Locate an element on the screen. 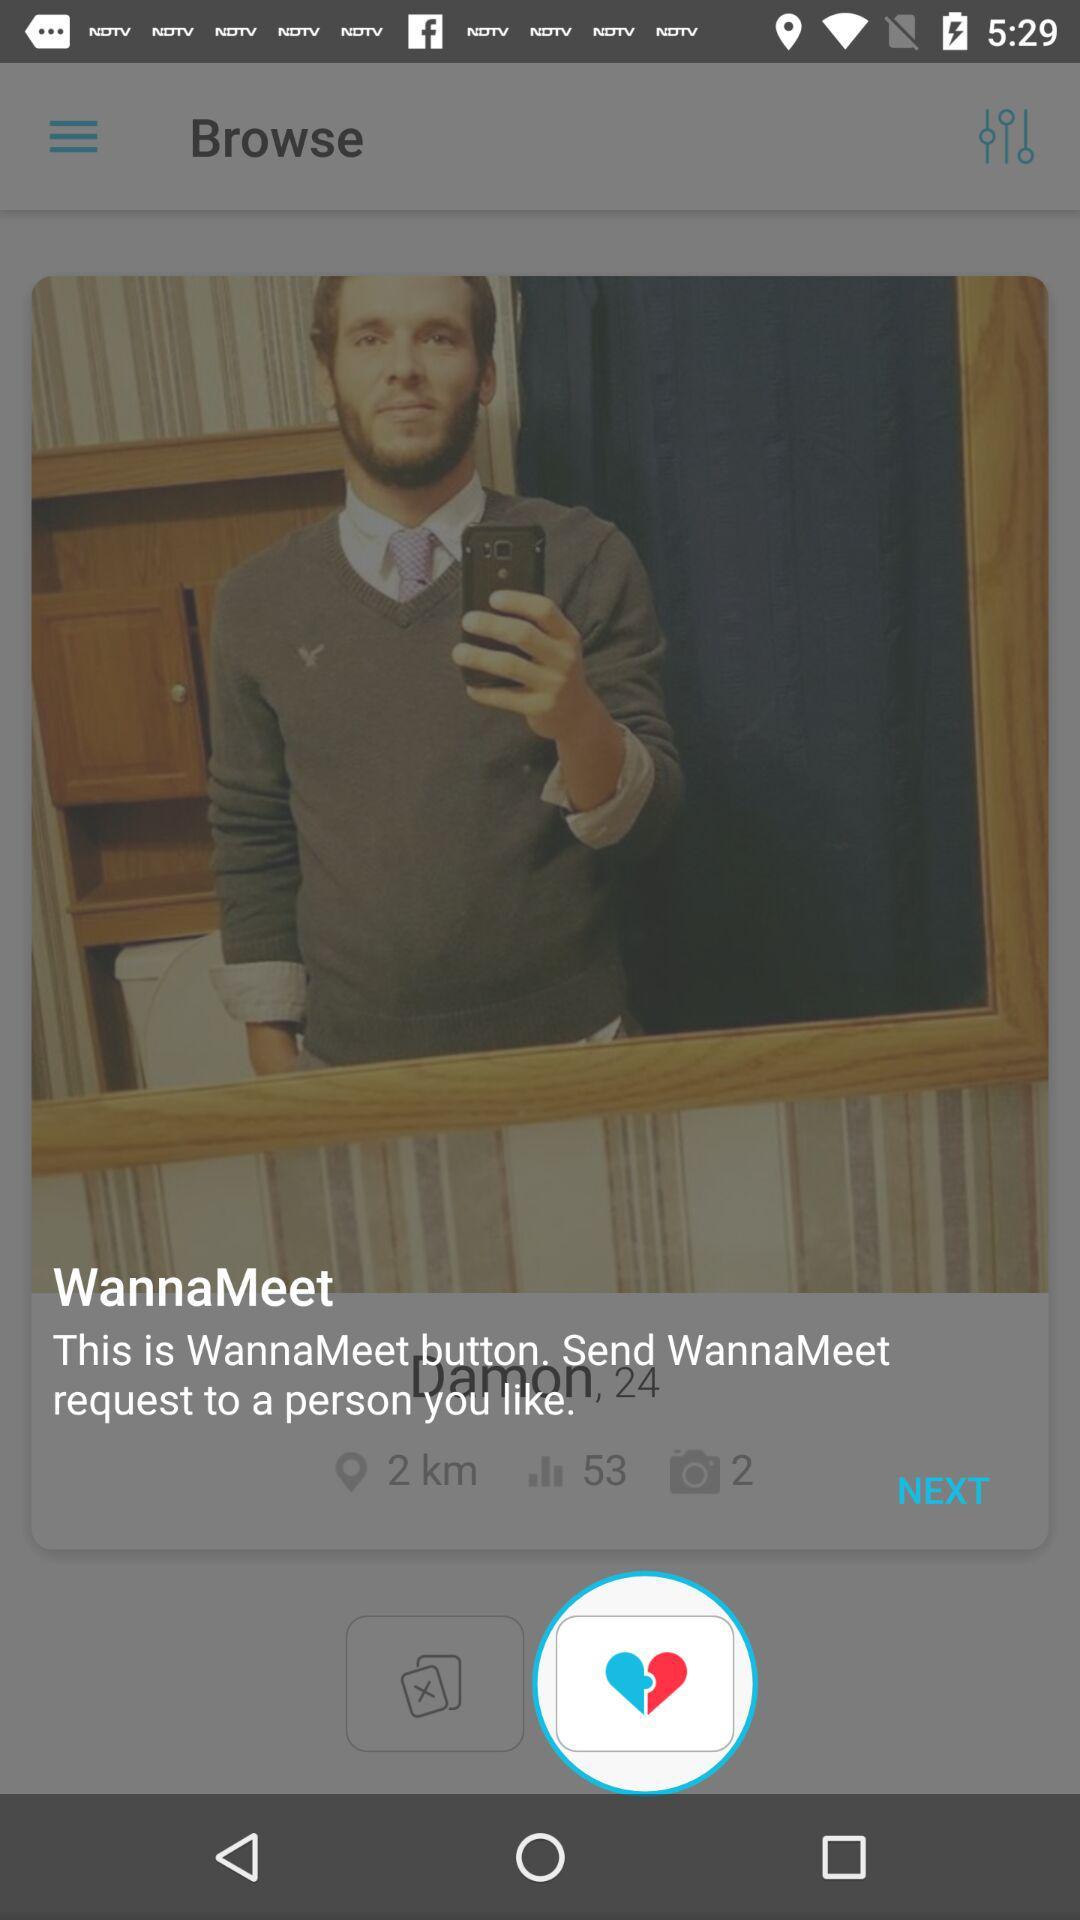 The height and width of the screenshot is (1920, 1080). the favorite icon is located at coordinates (644, 1682).